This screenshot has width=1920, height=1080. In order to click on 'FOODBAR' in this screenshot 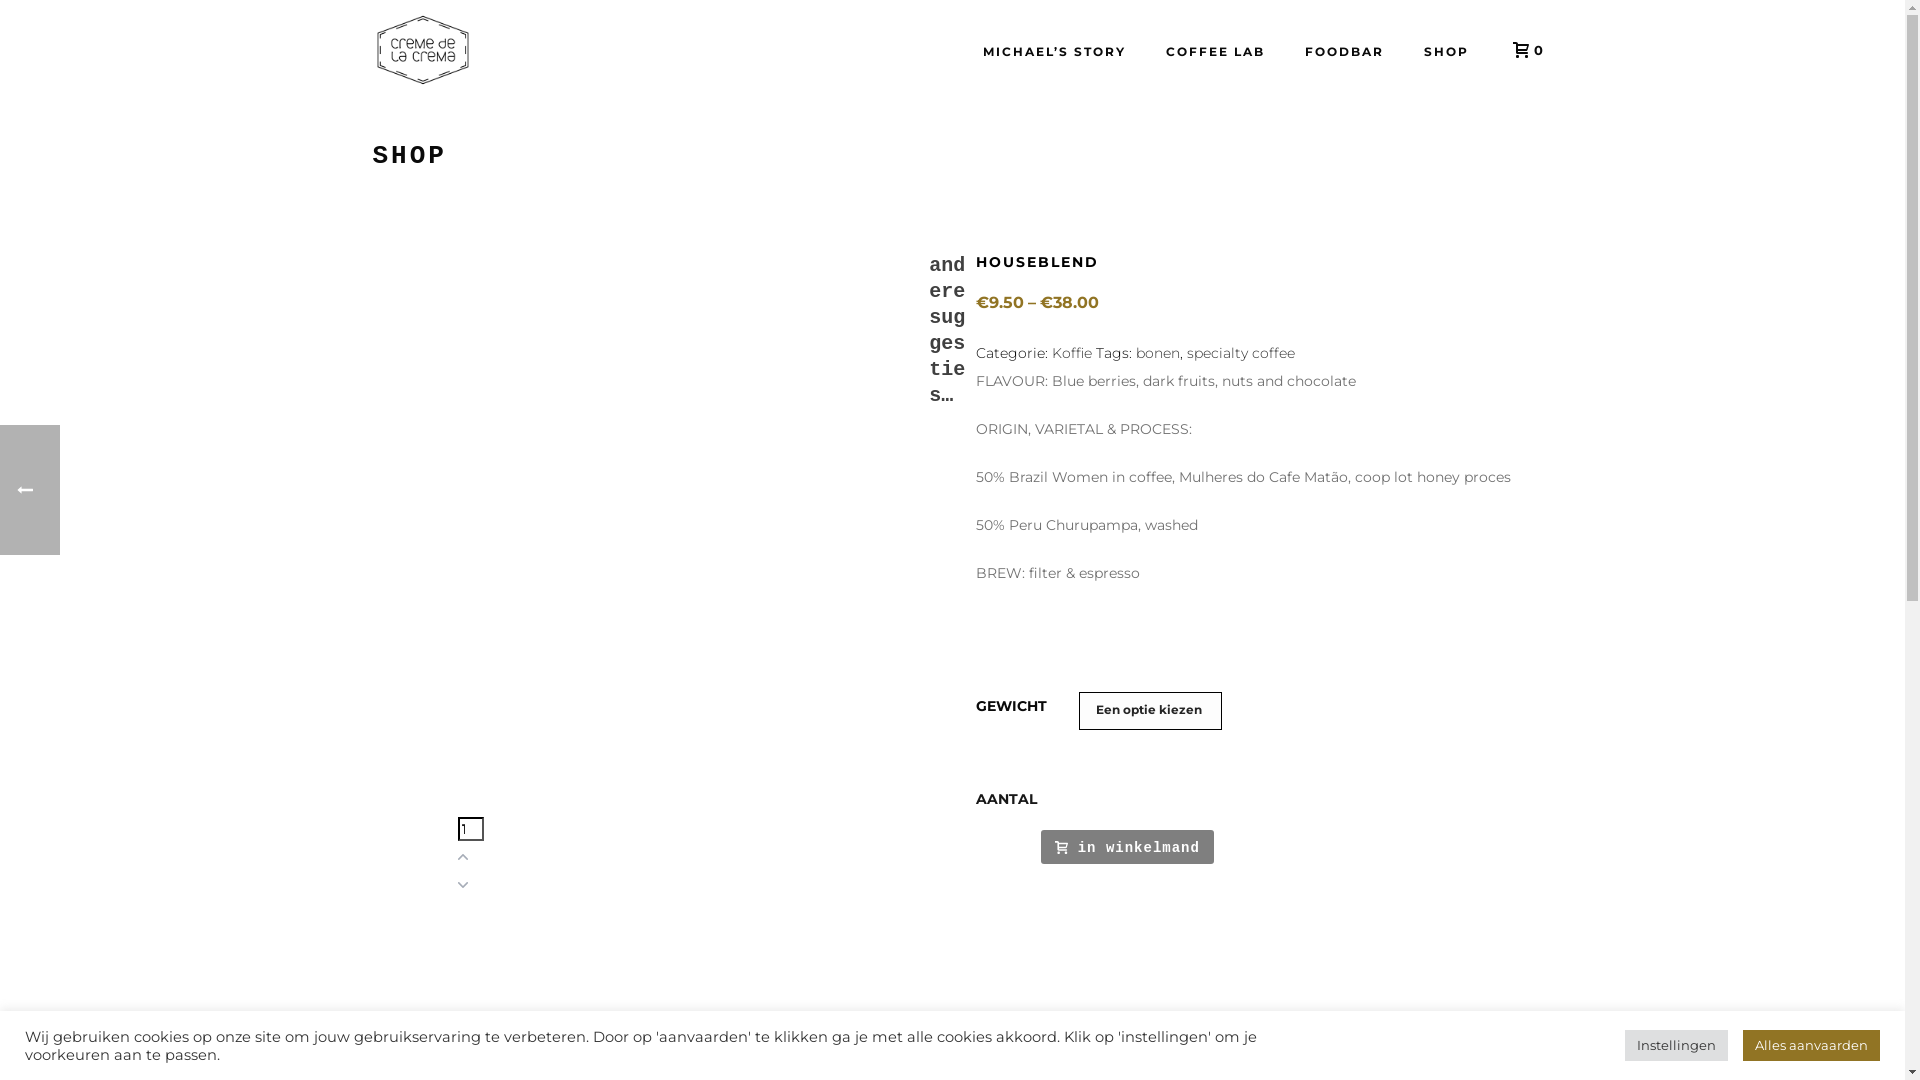, I will do `click(1343, 49)`.